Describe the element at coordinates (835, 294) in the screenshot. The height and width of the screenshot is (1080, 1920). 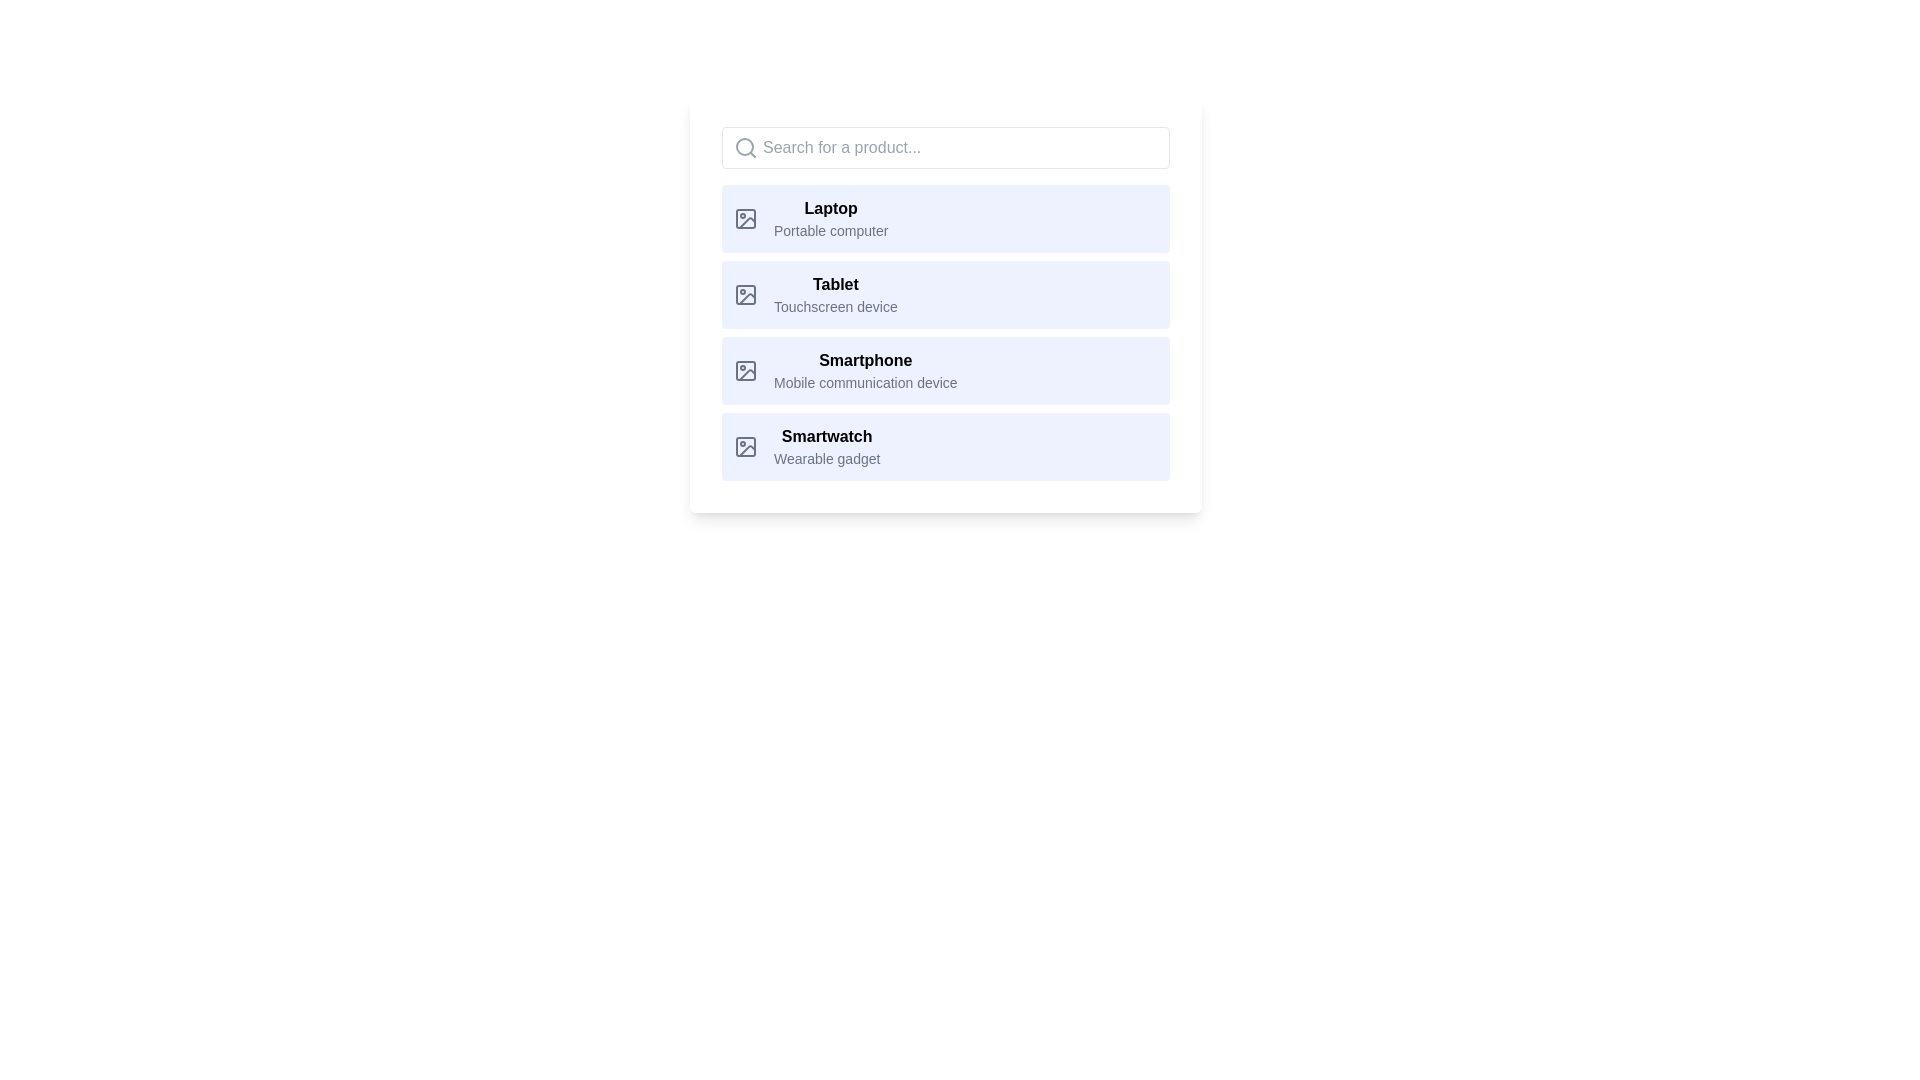
I see `the 'Tablet' option` at that location.